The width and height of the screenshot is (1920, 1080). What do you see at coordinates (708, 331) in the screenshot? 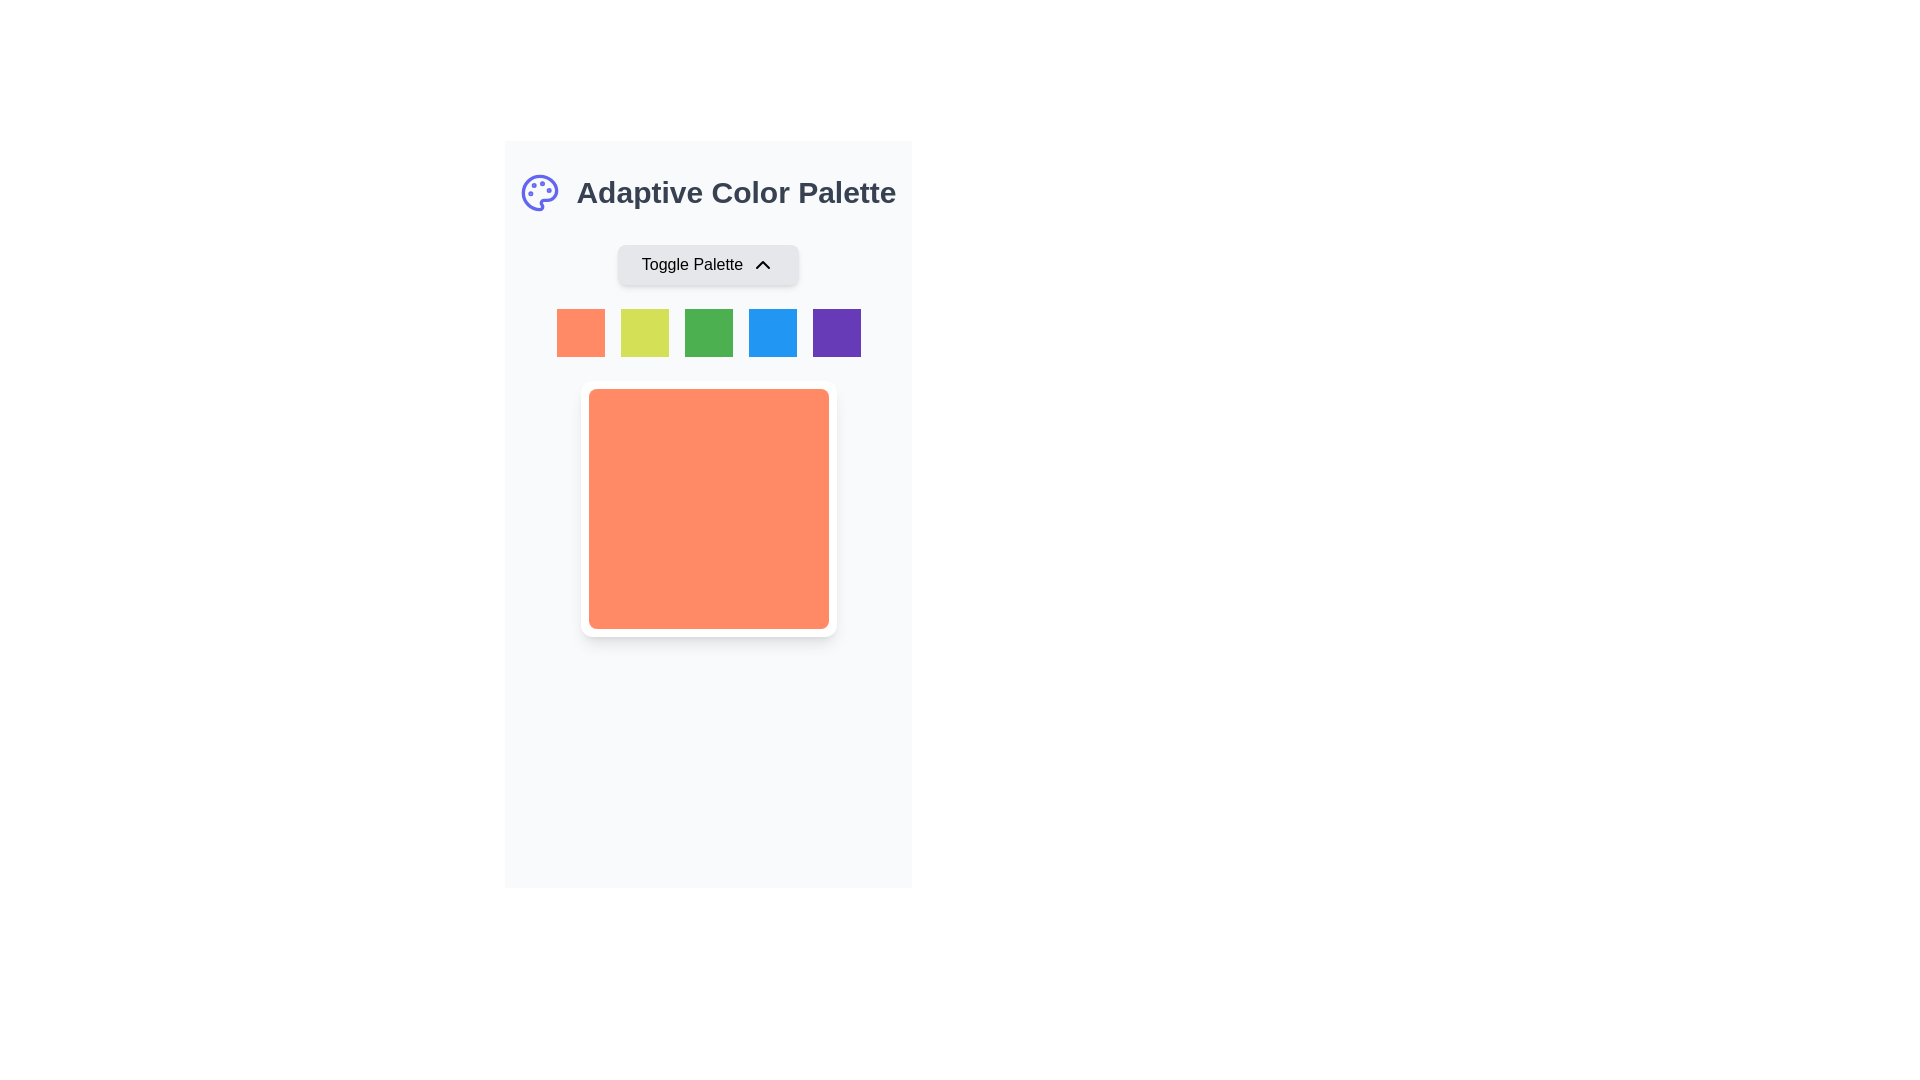
I see `the third color swatch in the row of five squares beneath the 'Toggle Palette' button` at bounding box center [708, 331].